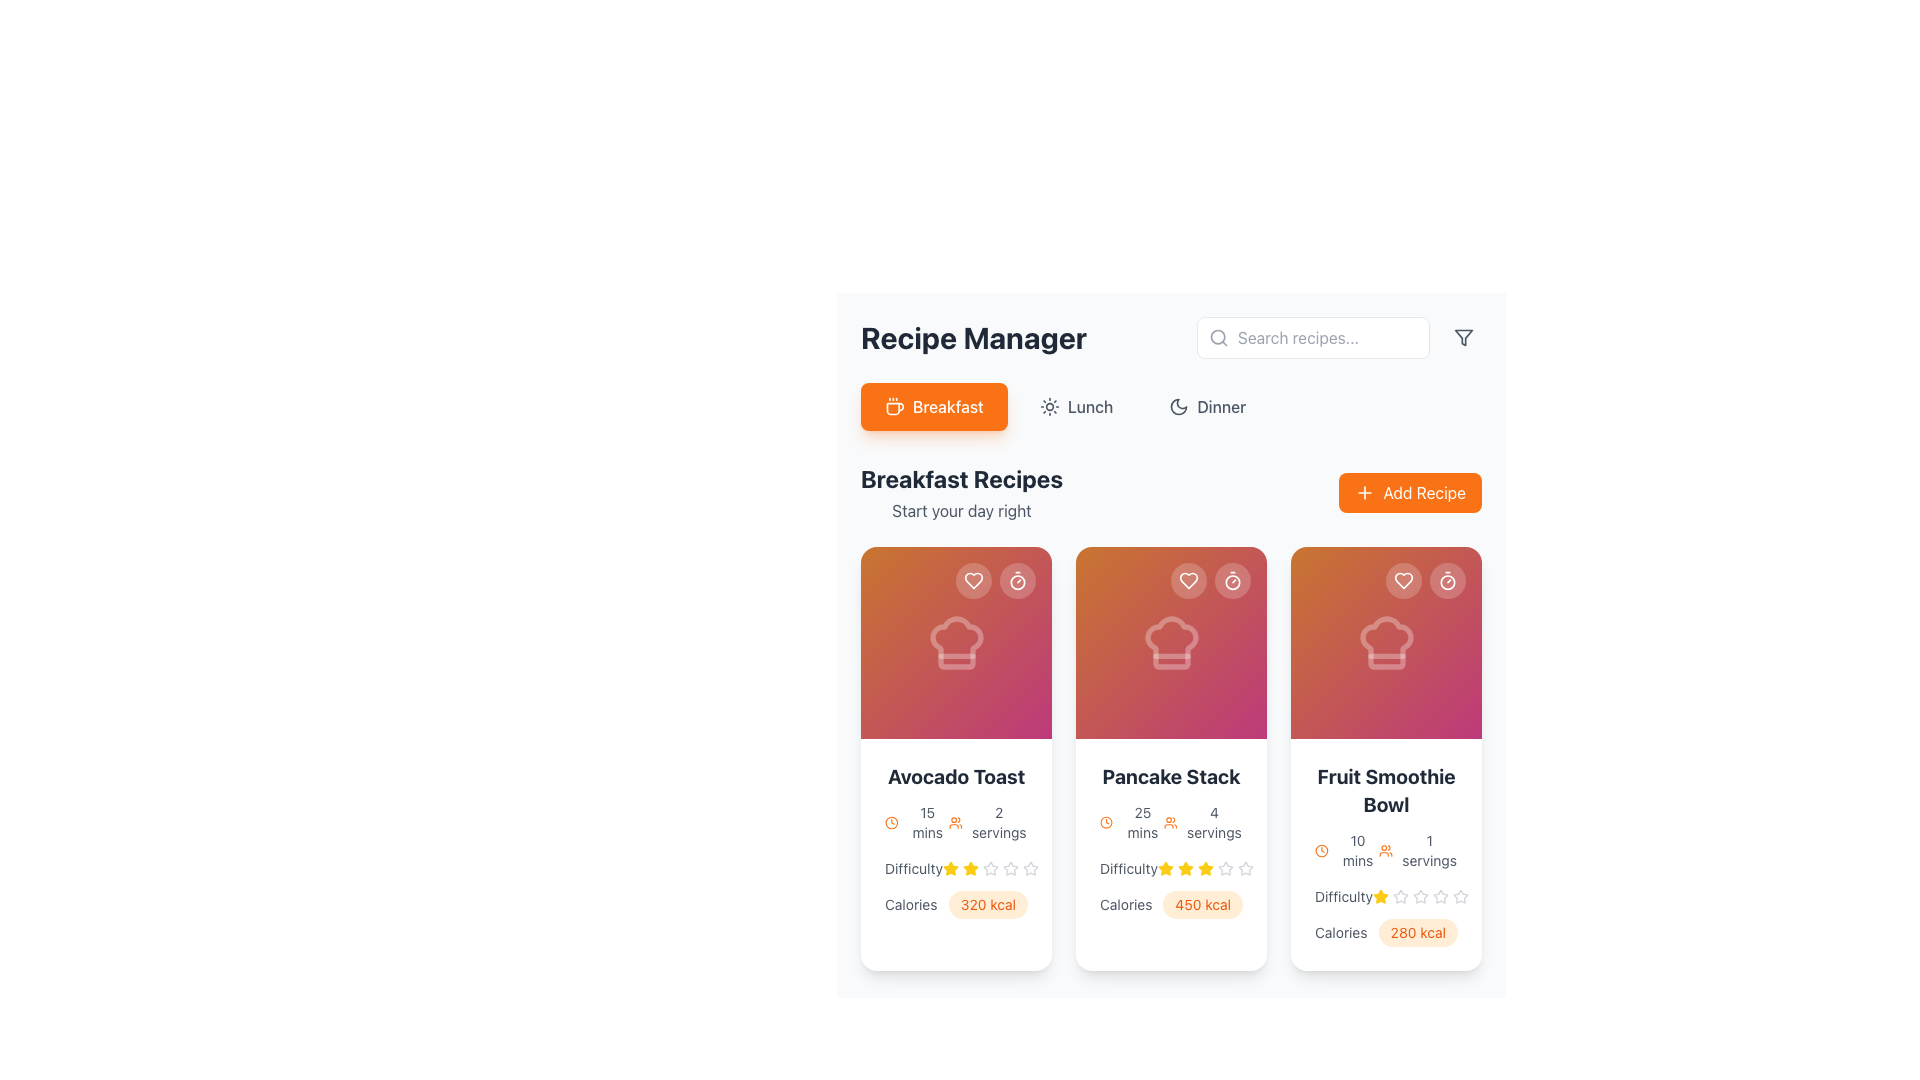 The height and width of the screenshot is (1080, 1920). What do you see at coordinates (1344, 896) in the screenshot?
I see `the 'Difficulty' text label, which is styled in gray and located within the card layout for the 'Fruit Smoothie Bowl' recipe` at bounding box center [1344, 896].